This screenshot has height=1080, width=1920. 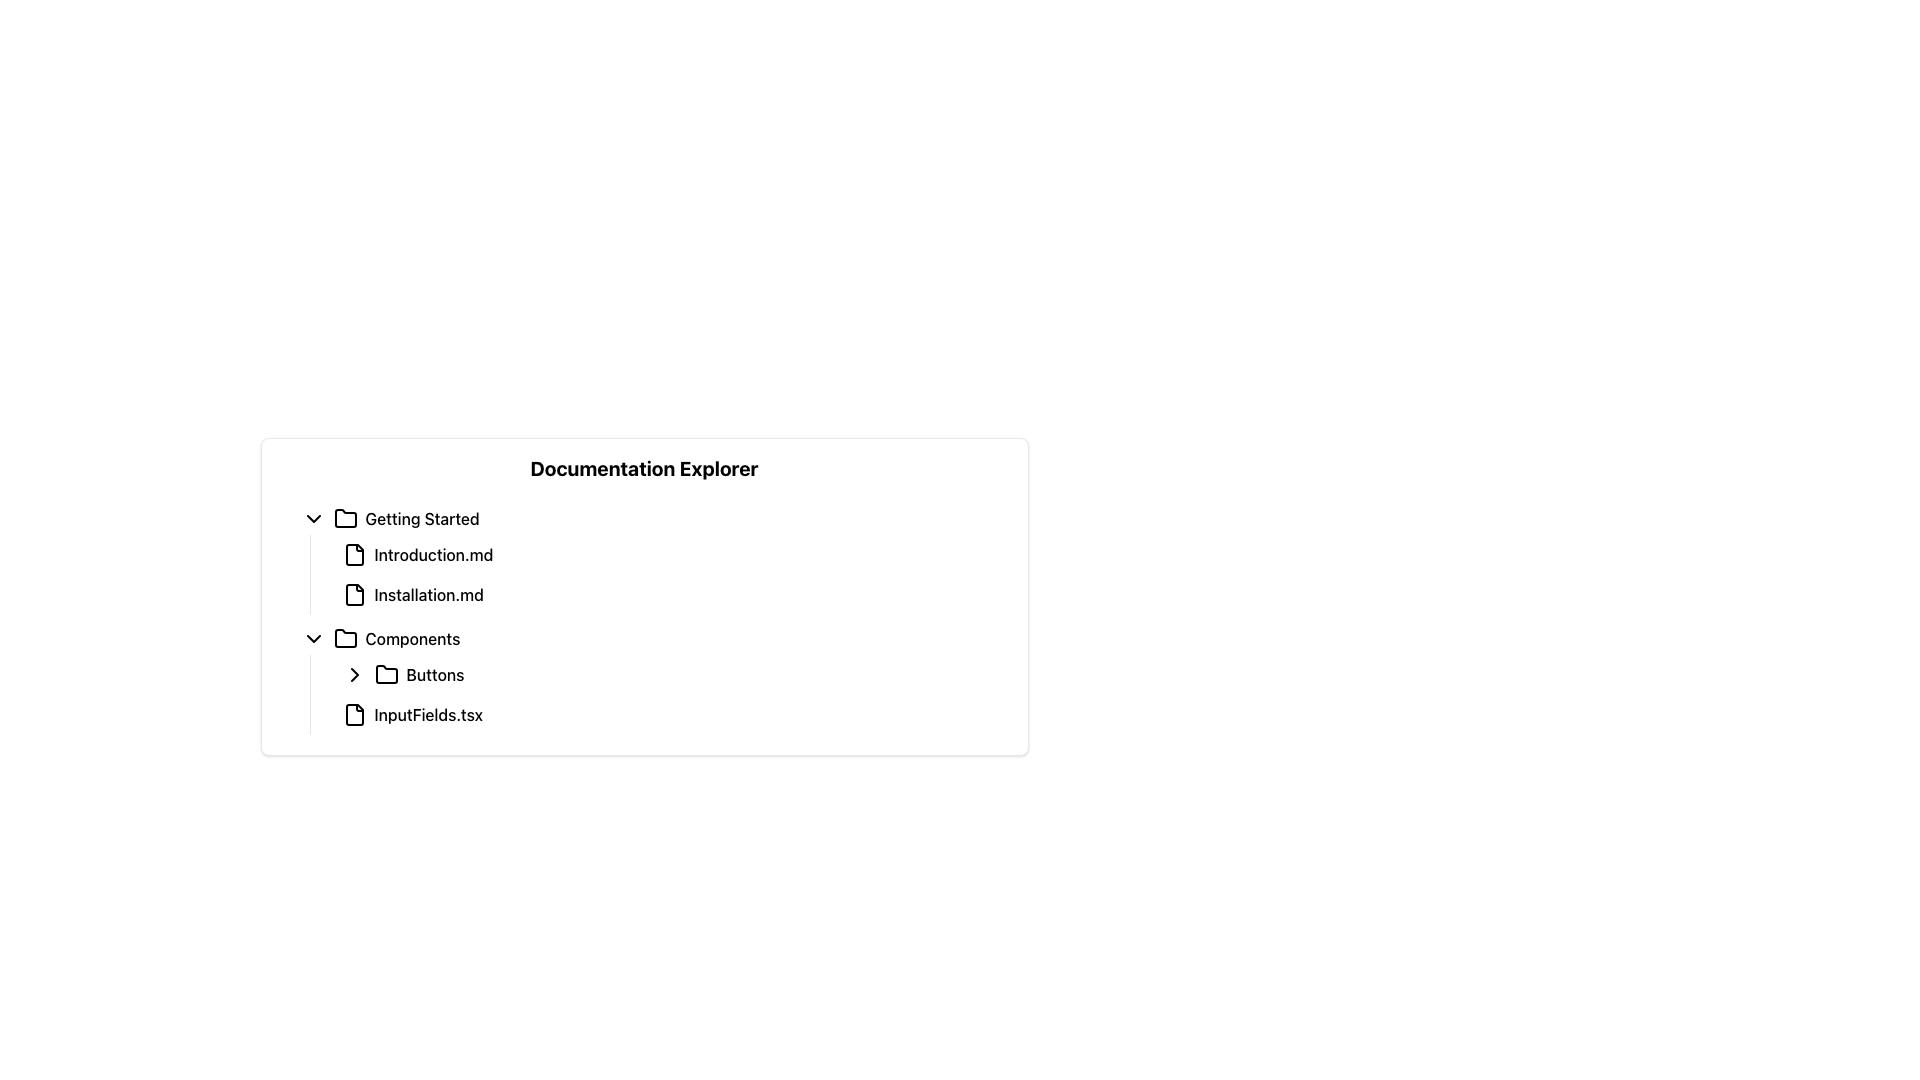 What do you see at coordinates (672, 675) in the screenshot?
I see `the first interactive toggleable list item labeled 'Buttons' in the 'Components' subsection of the 'Documentation Explorer'` at bounding box center [672, 675].